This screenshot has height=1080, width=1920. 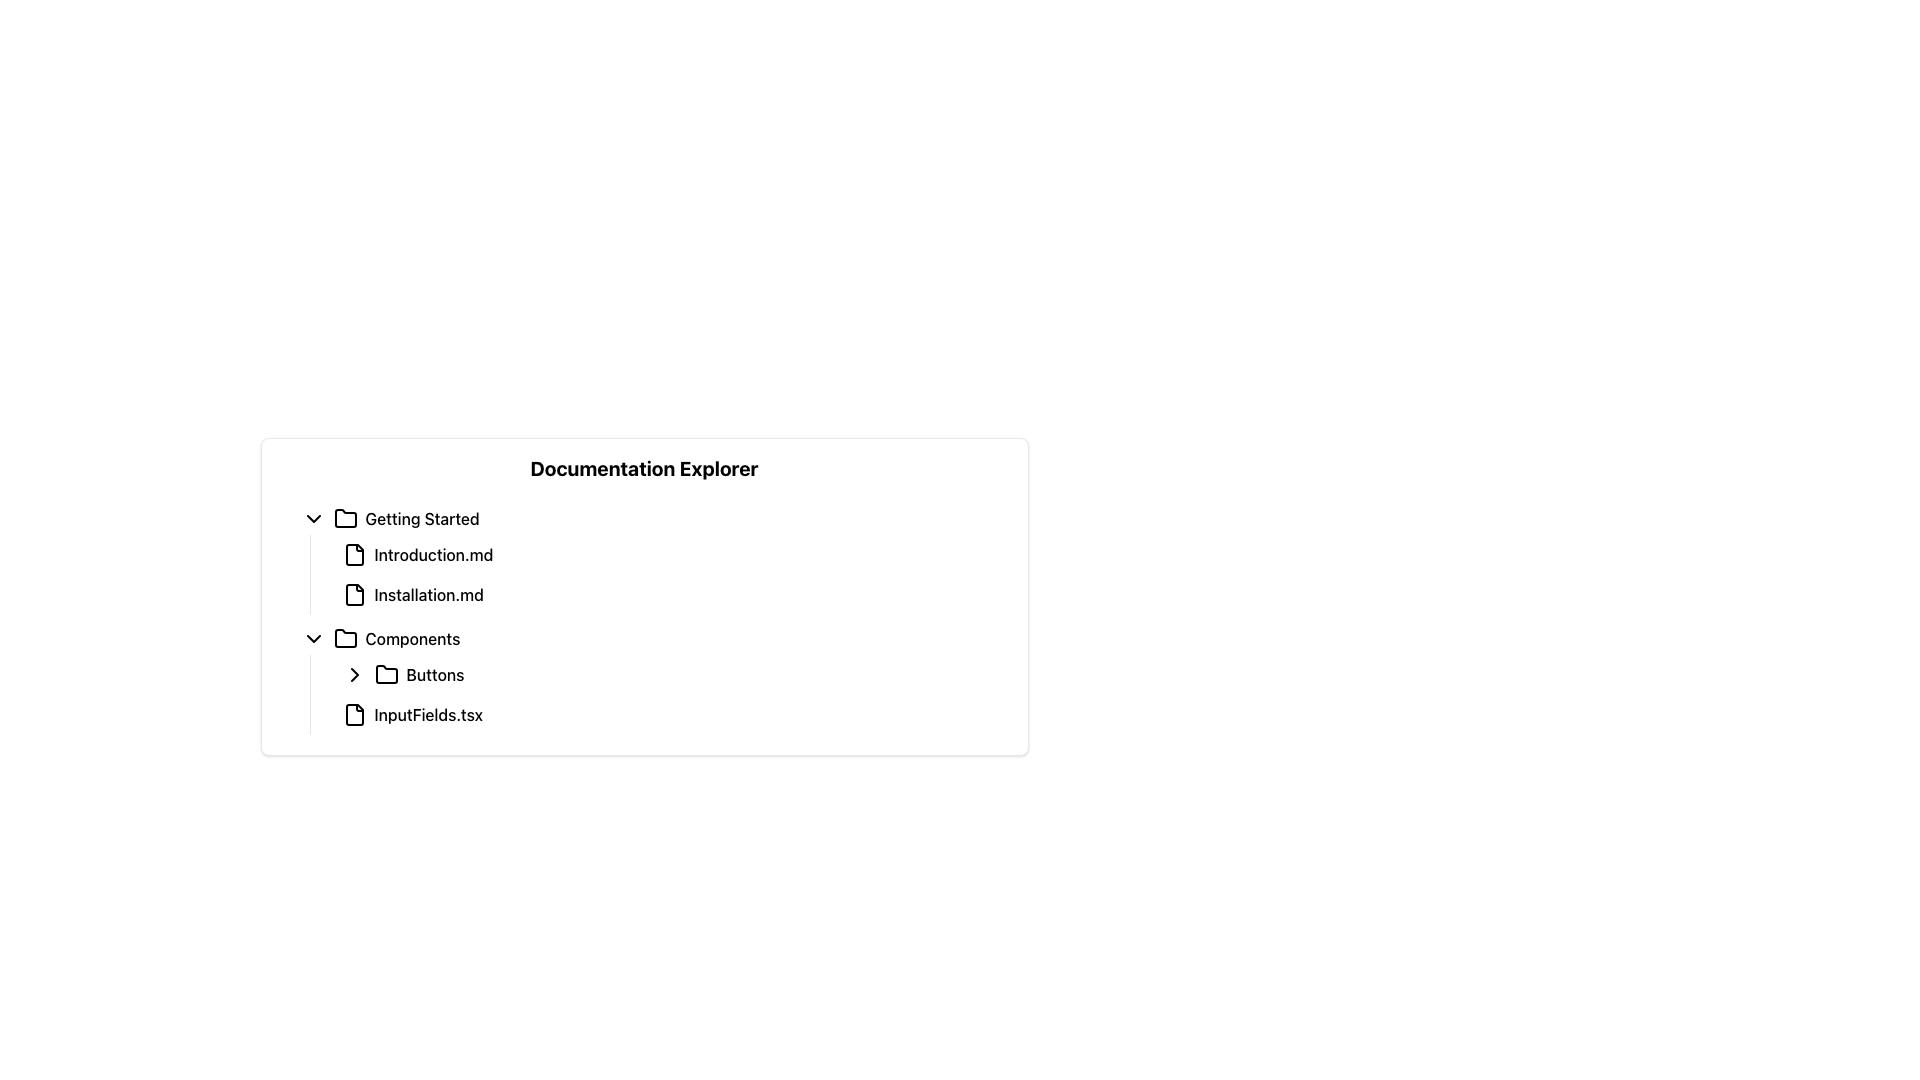 What do you see at coordinates (672, 675) in the screenshot?
I see `the first interactive toggleable list item labeled 'Buttons' in the 'Components' subsection of the 'Documentation Explorer'` at bounding box center [672, 675].